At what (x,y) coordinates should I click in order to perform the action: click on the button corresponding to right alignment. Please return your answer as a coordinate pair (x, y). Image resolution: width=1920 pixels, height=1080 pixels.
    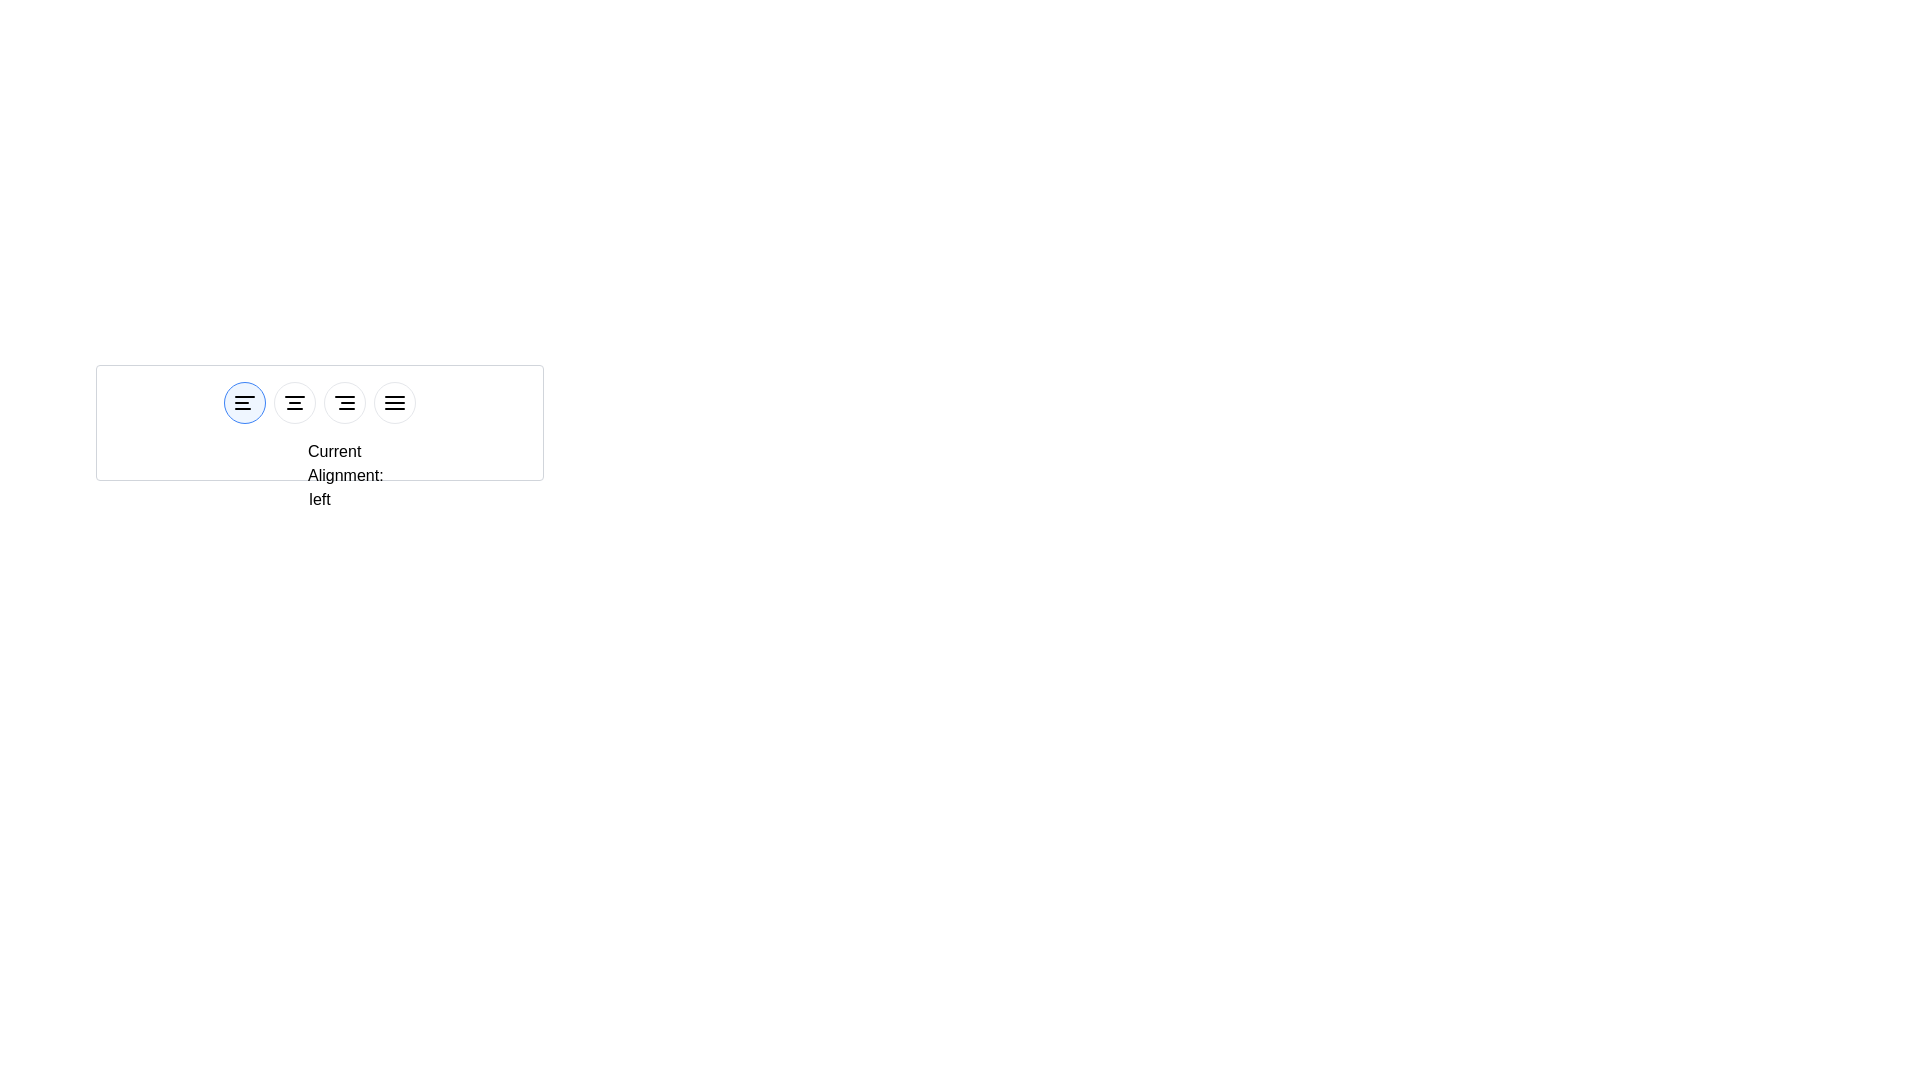
    Looking at the image, I should click on (345, 402).